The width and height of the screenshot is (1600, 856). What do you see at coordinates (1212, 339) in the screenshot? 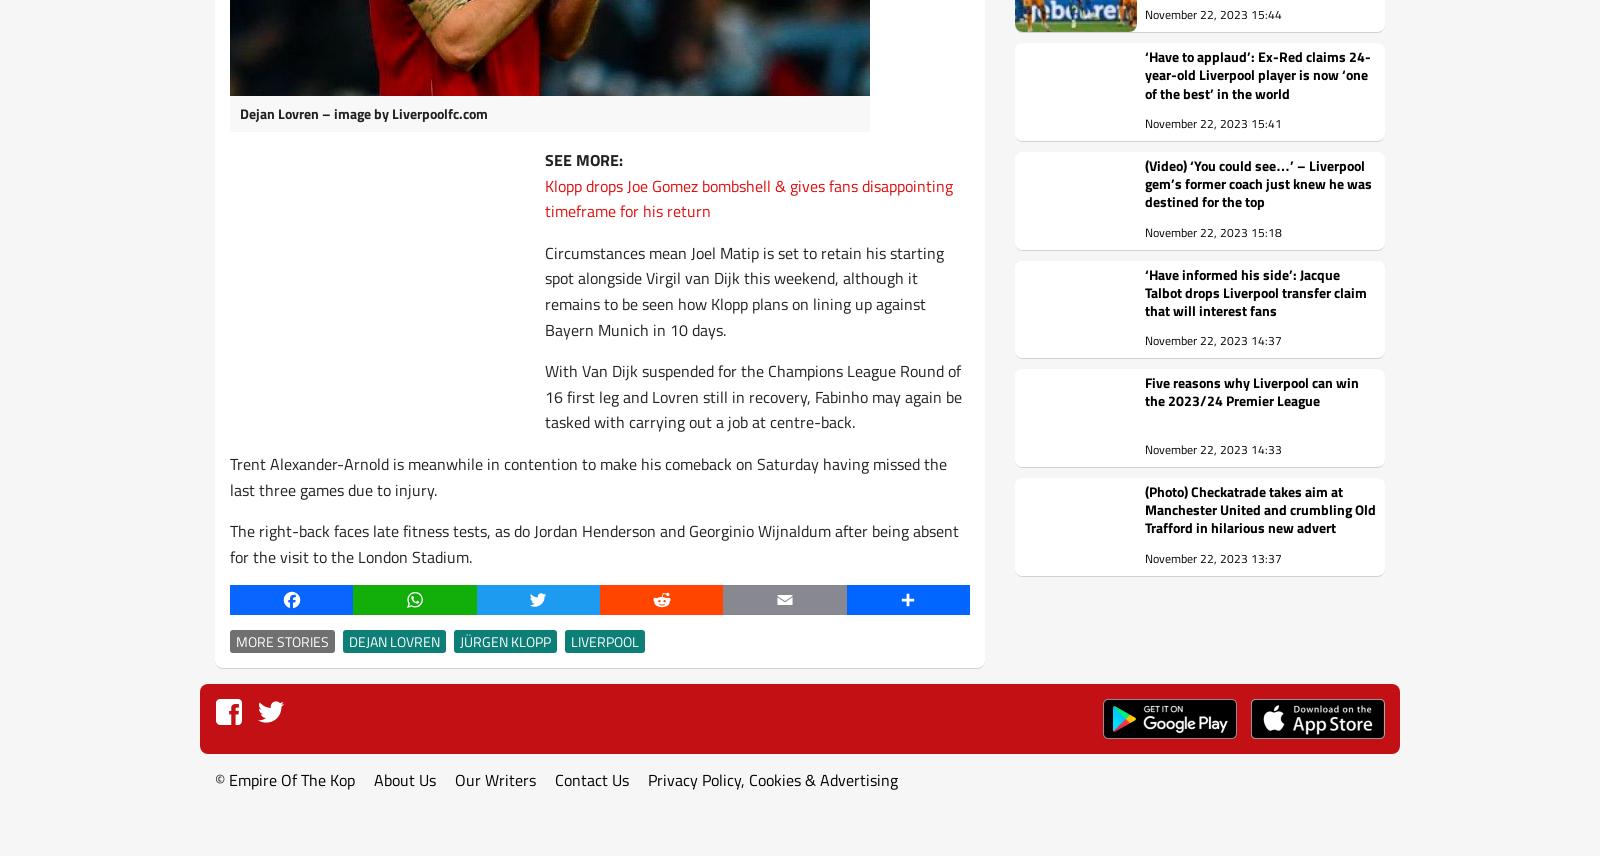
I see `'November 22, 2023 14:37'` at bounding box center [1212, 339].